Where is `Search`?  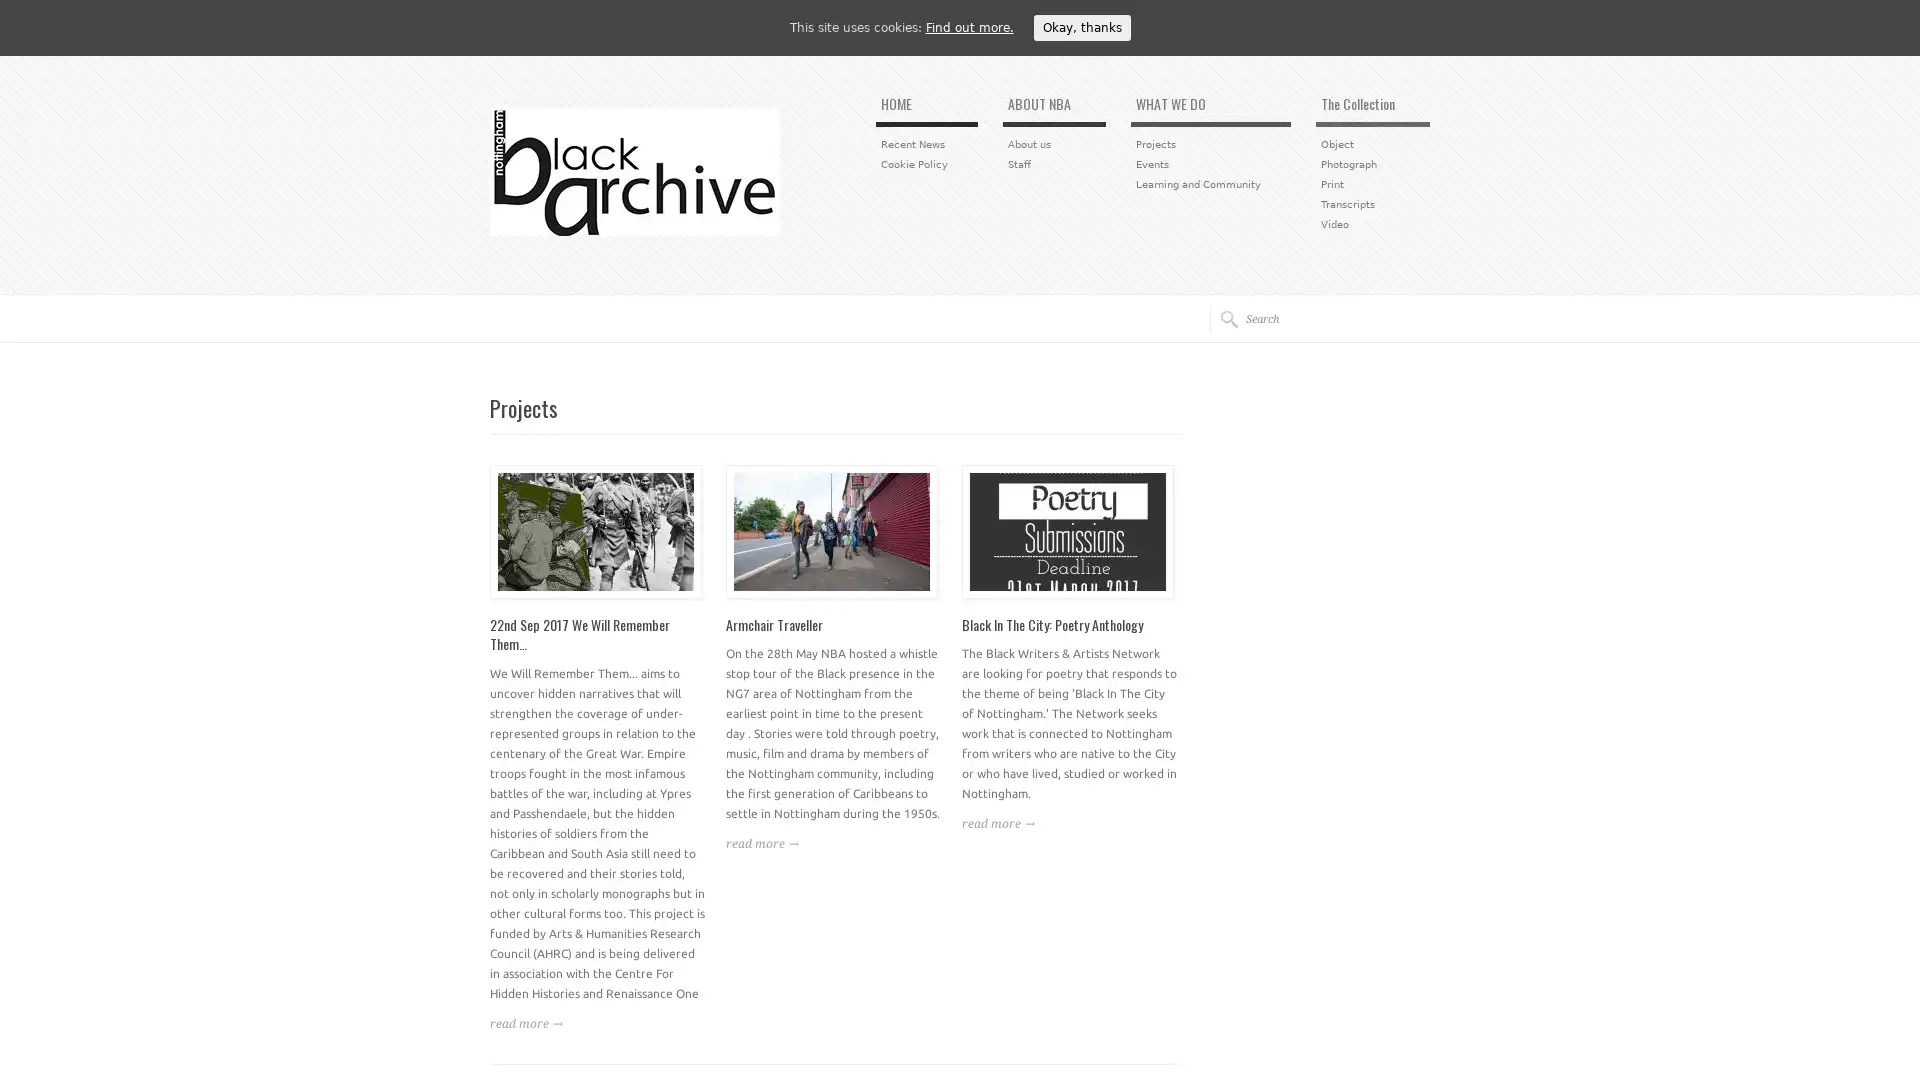
Search is located at coordinates (1222, 318).